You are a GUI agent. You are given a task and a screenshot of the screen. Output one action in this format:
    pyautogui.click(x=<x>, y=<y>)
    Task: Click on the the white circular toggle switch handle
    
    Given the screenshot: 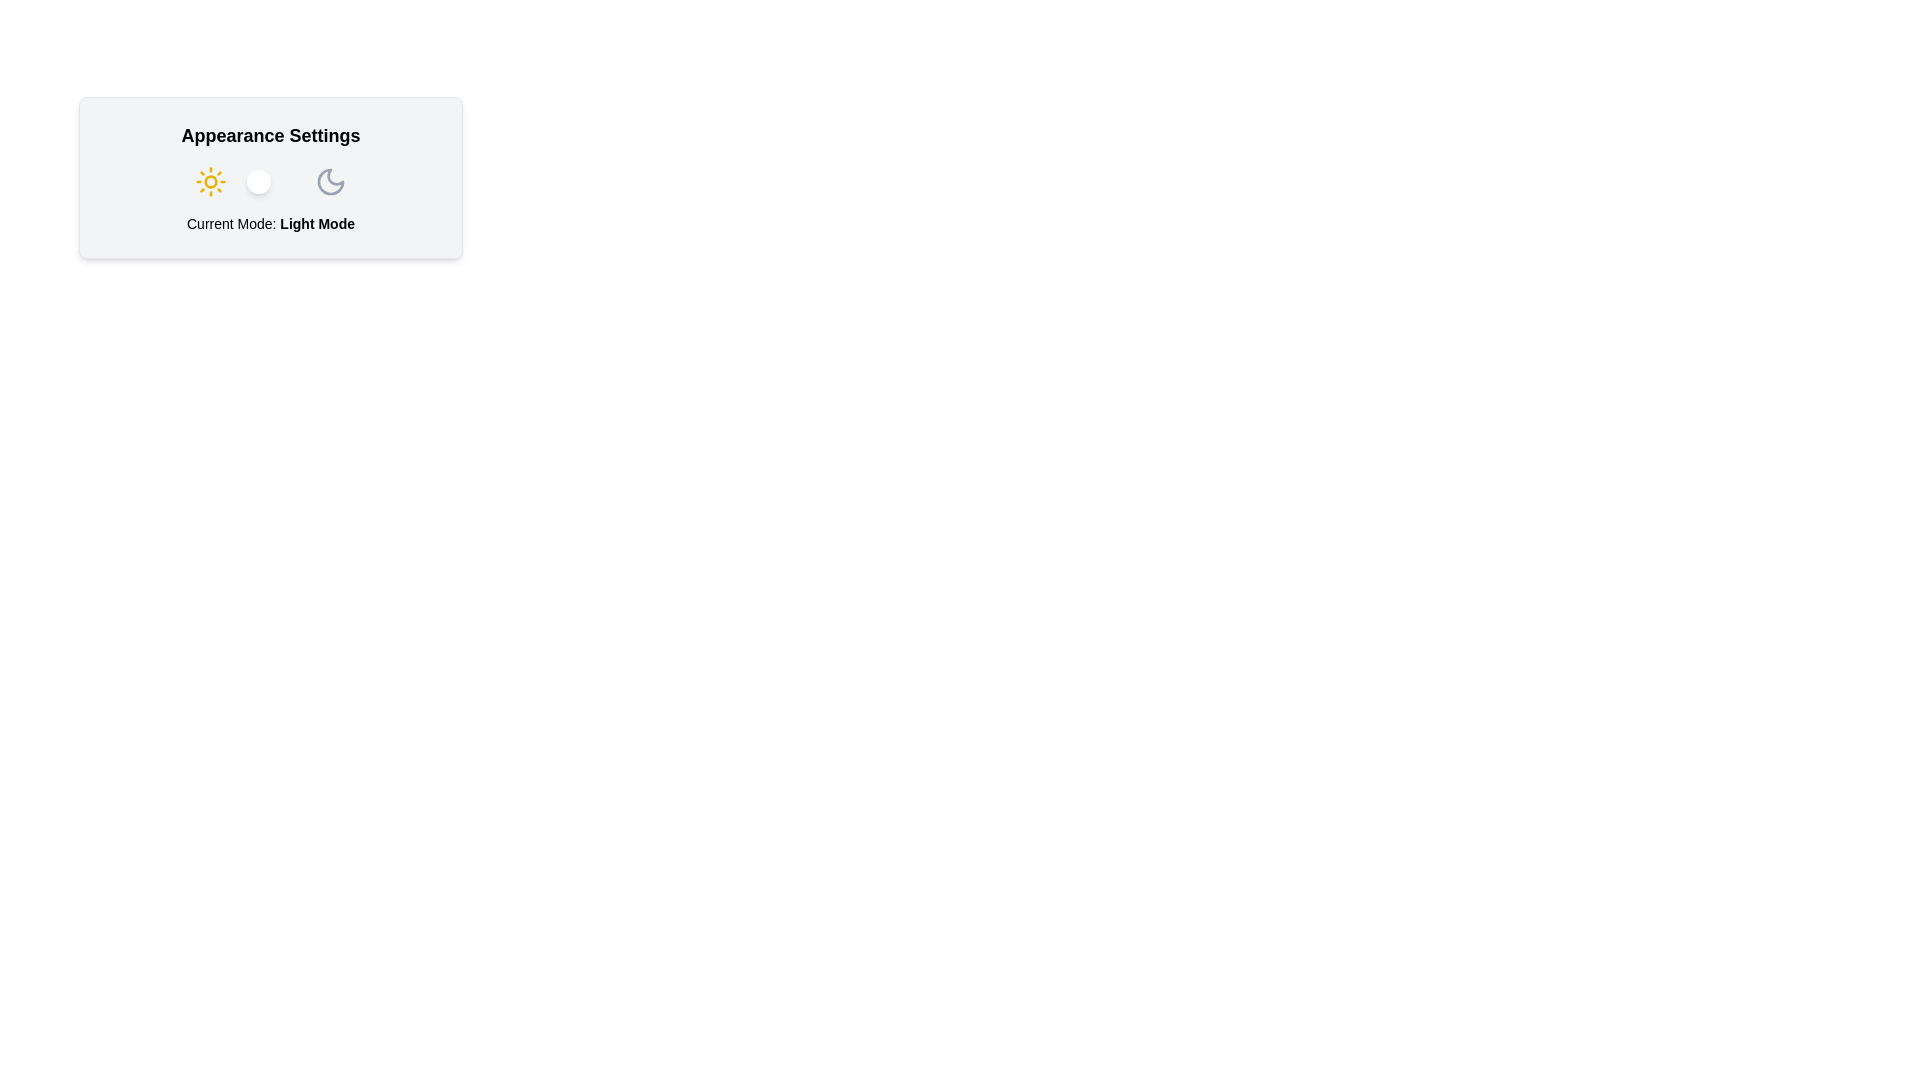 What is the action you would take?
    pyautogui.click(x=258, y=181)
    